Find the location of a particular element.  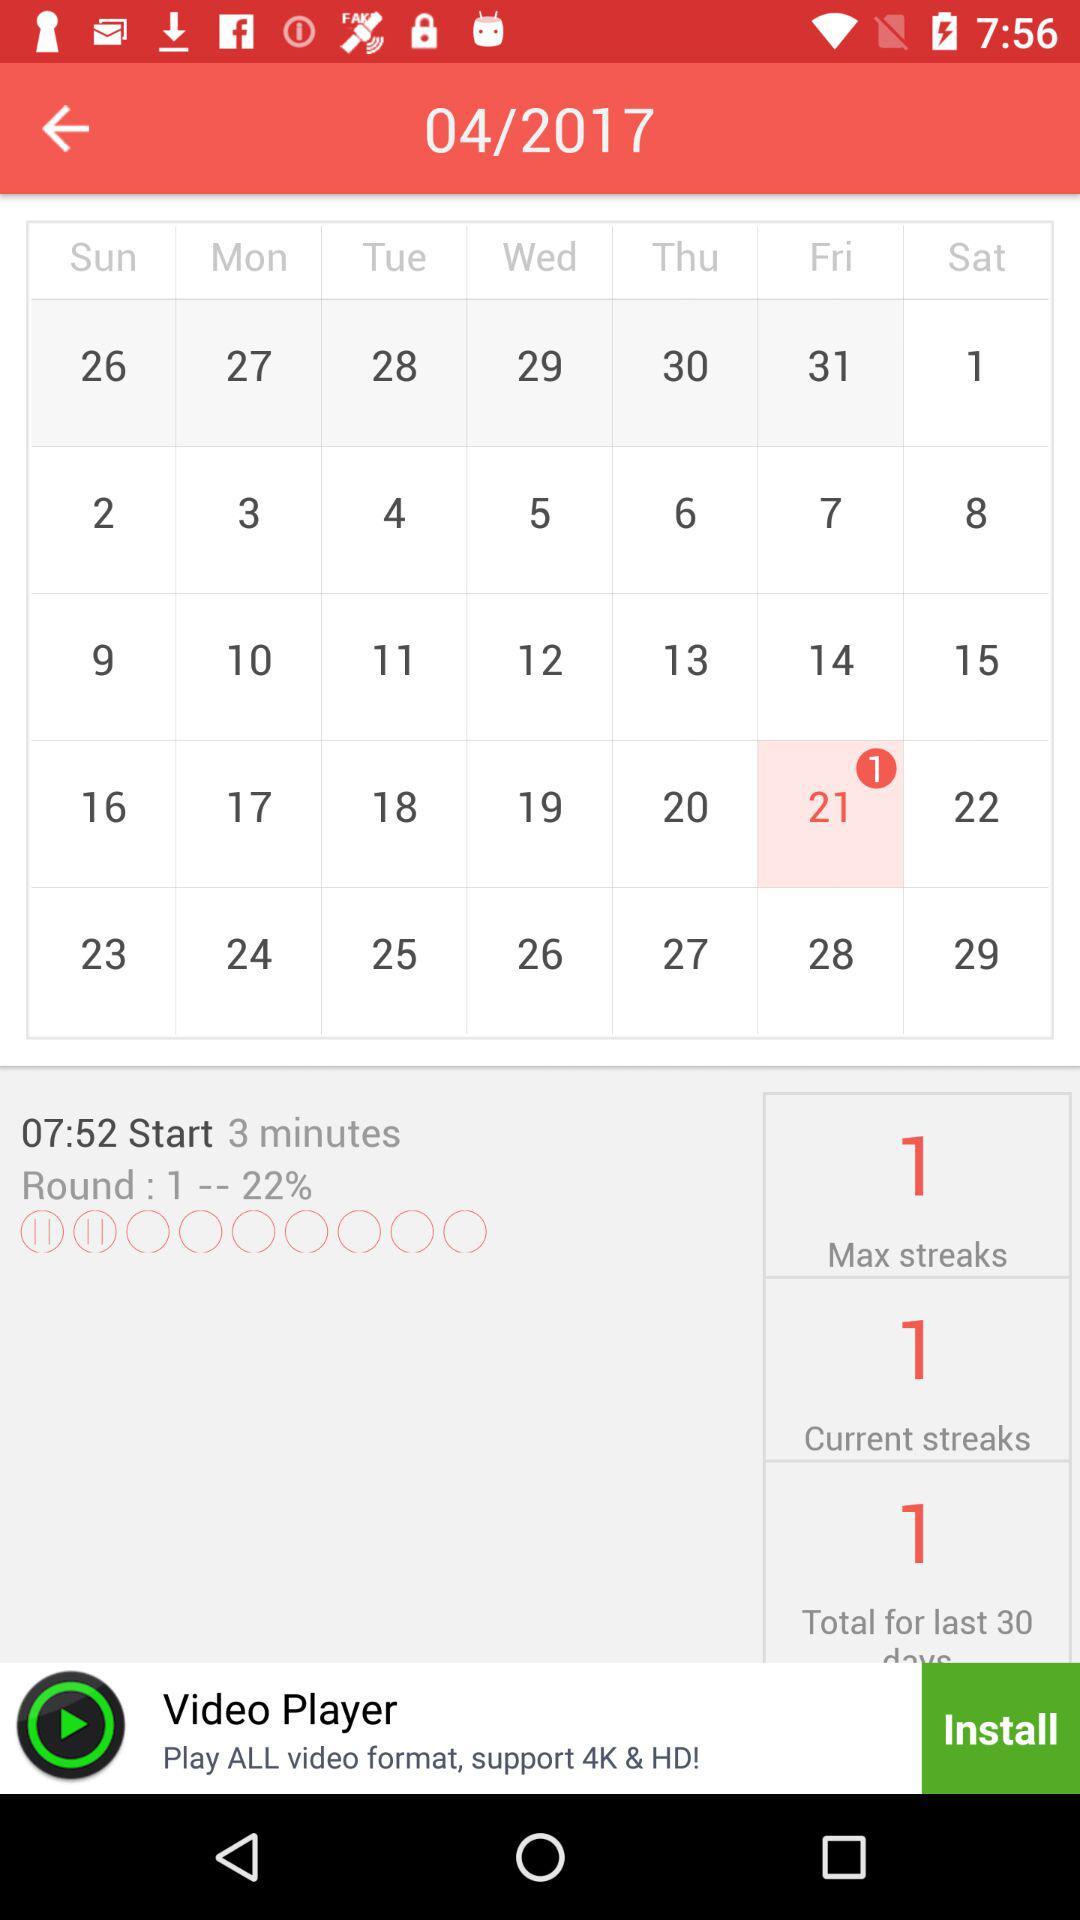

go back is located at coordinates (64, 127).